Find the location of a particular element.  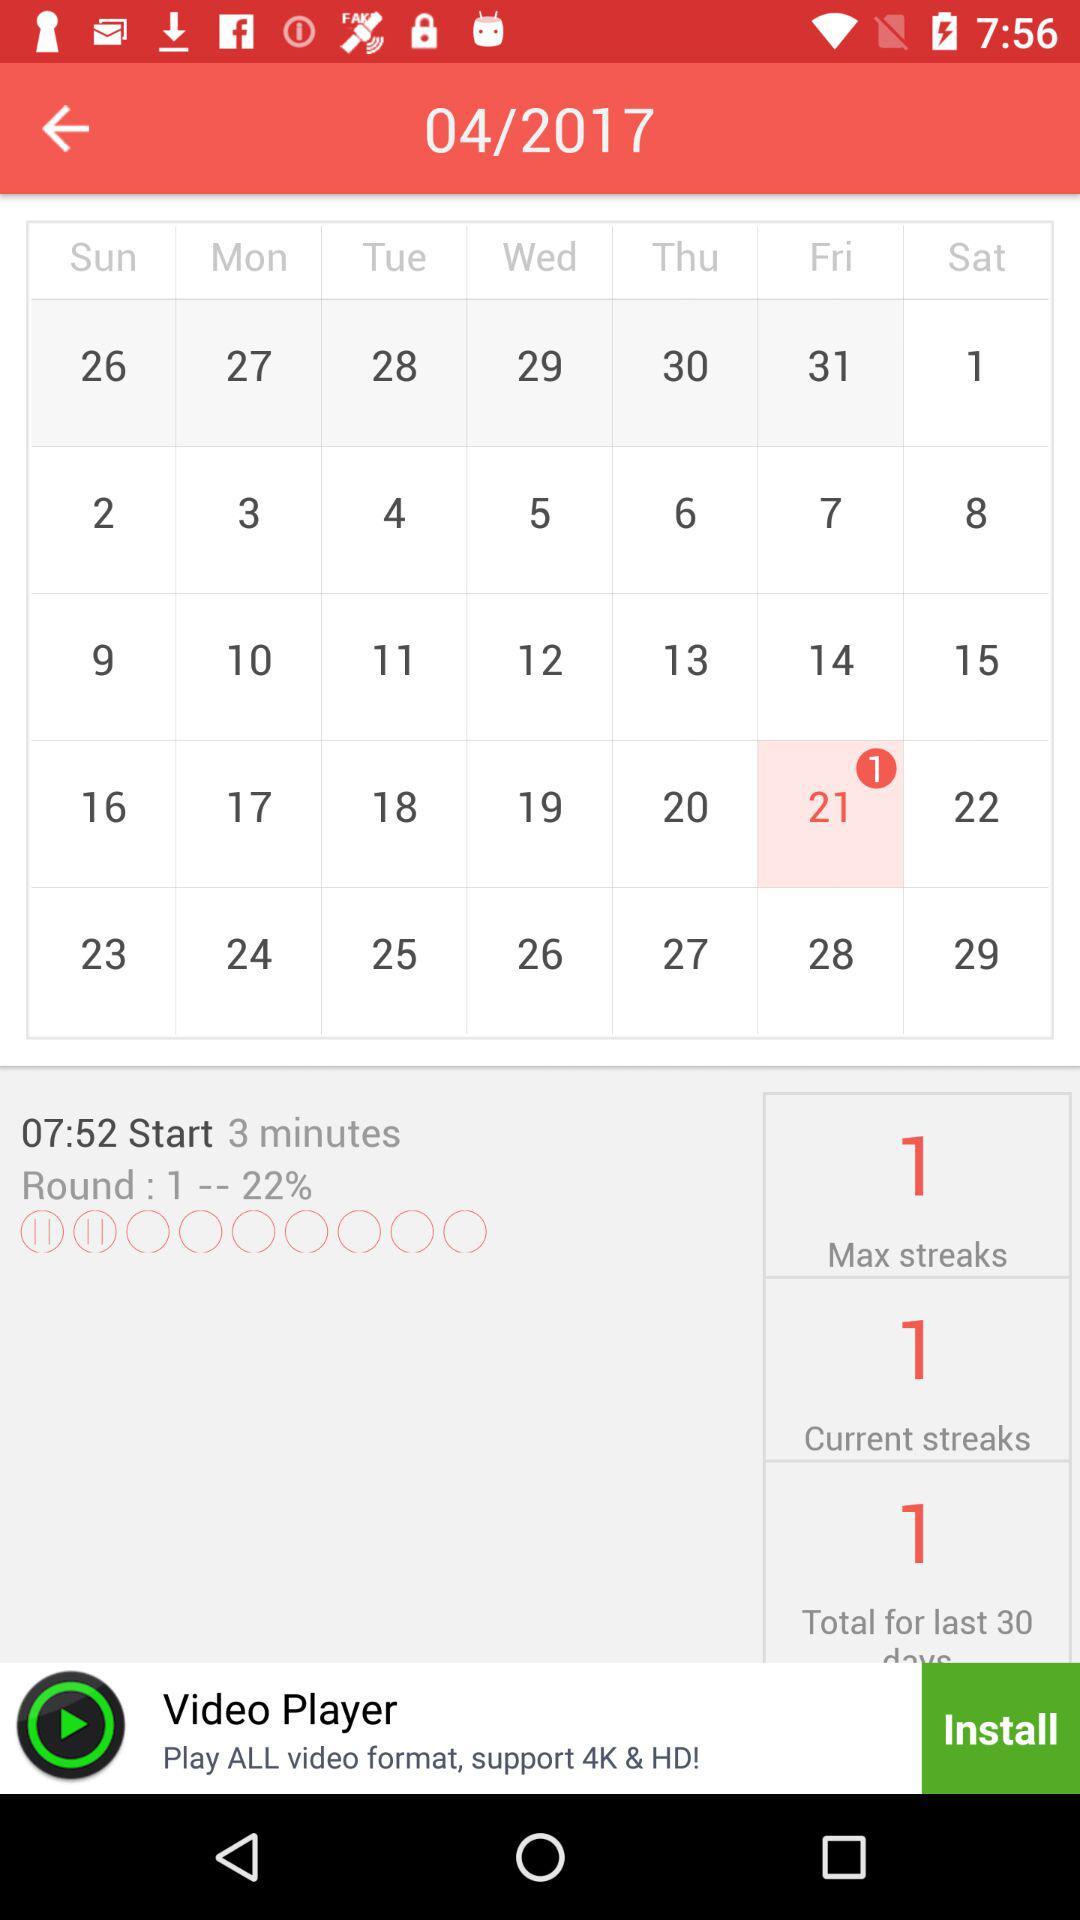

go back is located at coordinates (64, 127).